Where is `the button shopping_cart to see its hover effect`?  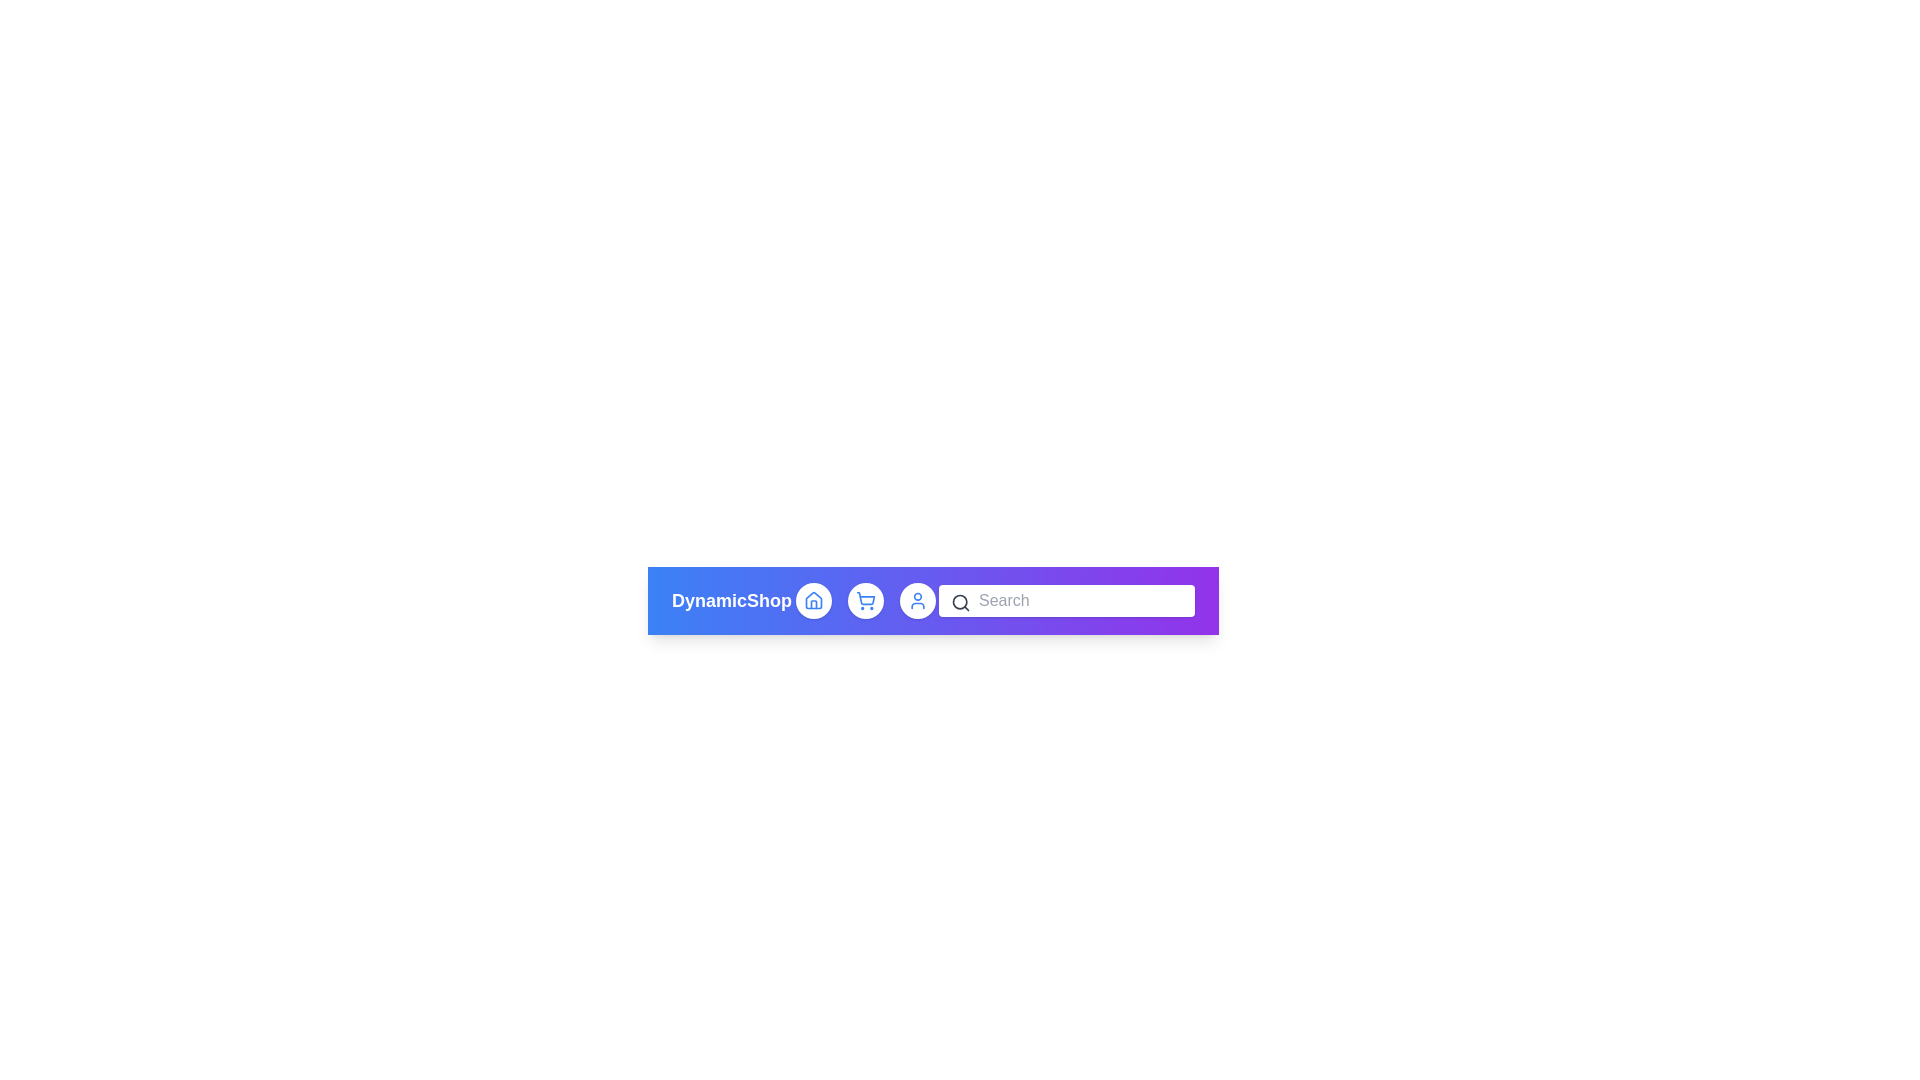
the button shopping_cart to see its hover effect is located at coordinates (865, 600).